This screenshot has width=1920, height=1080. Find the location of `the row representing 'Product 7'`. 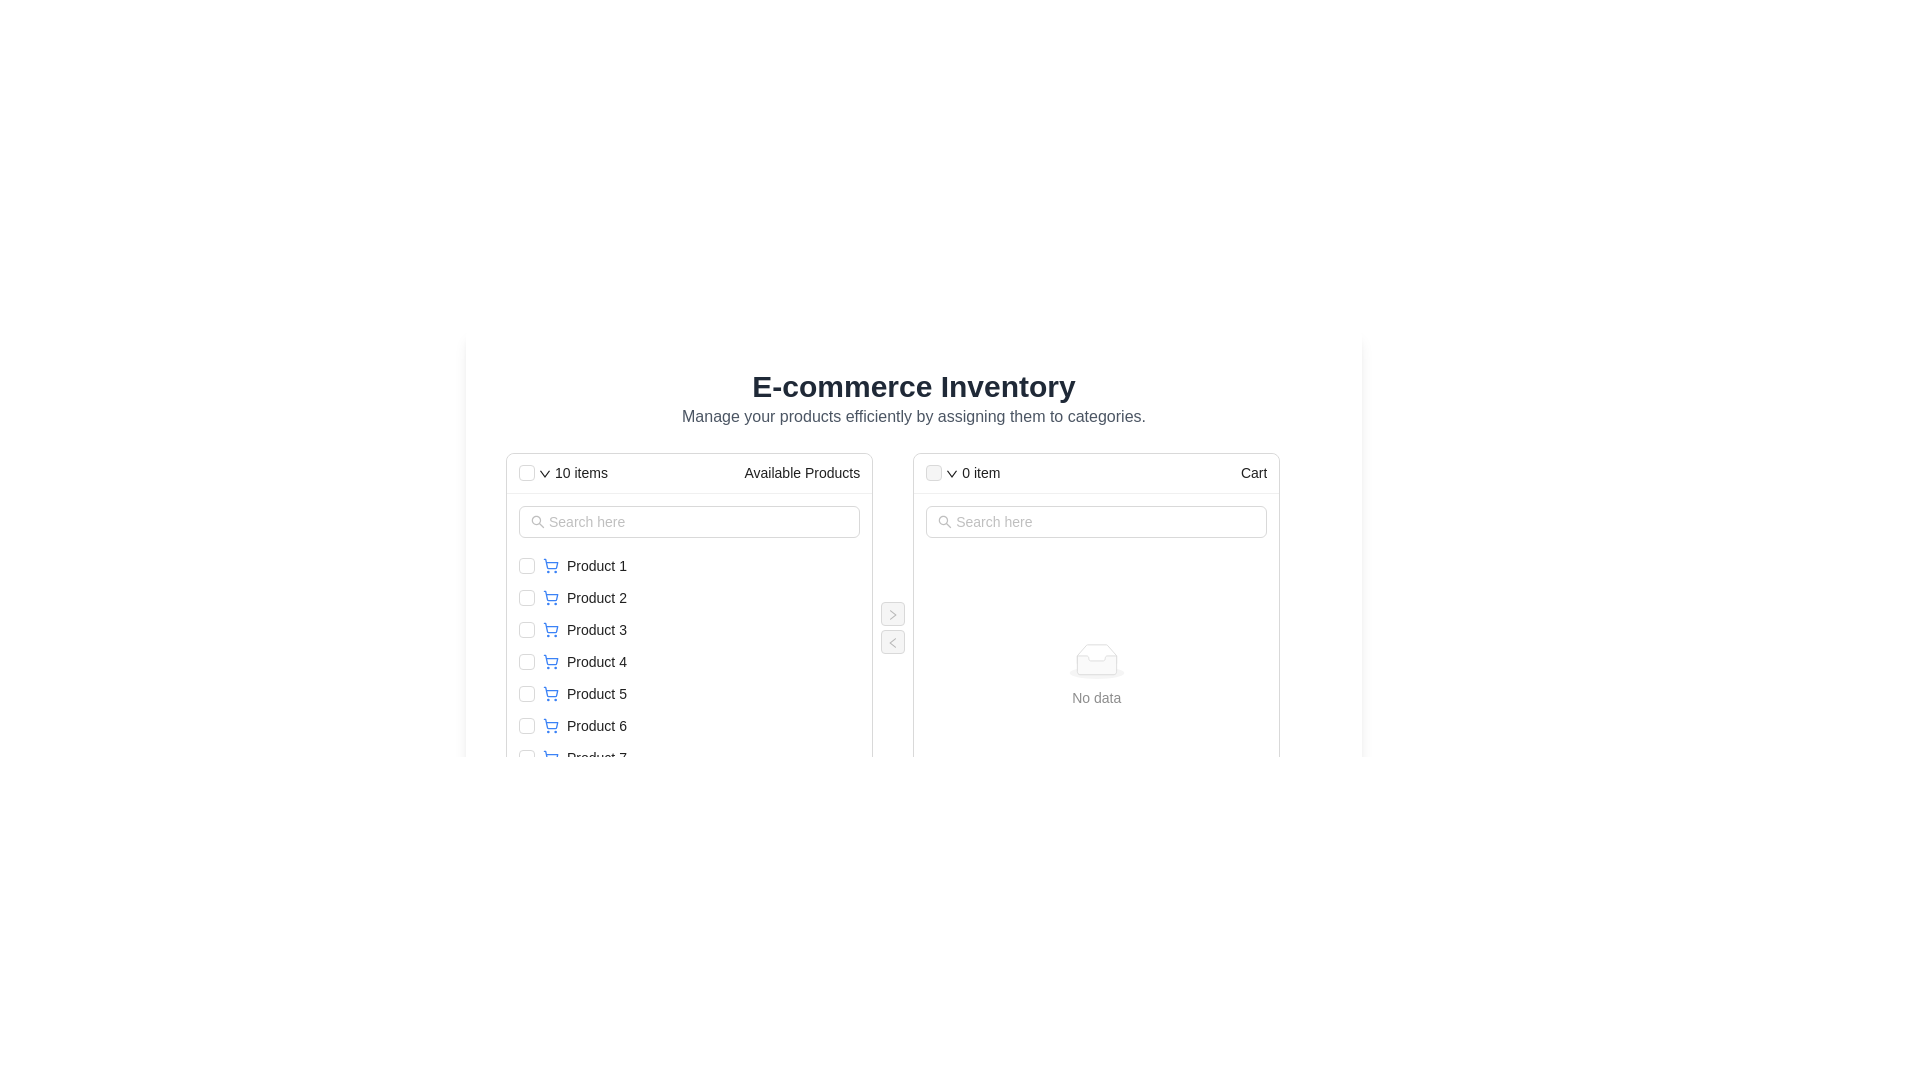

the row representing 'Product 7' is located at coordinates (689, 758).